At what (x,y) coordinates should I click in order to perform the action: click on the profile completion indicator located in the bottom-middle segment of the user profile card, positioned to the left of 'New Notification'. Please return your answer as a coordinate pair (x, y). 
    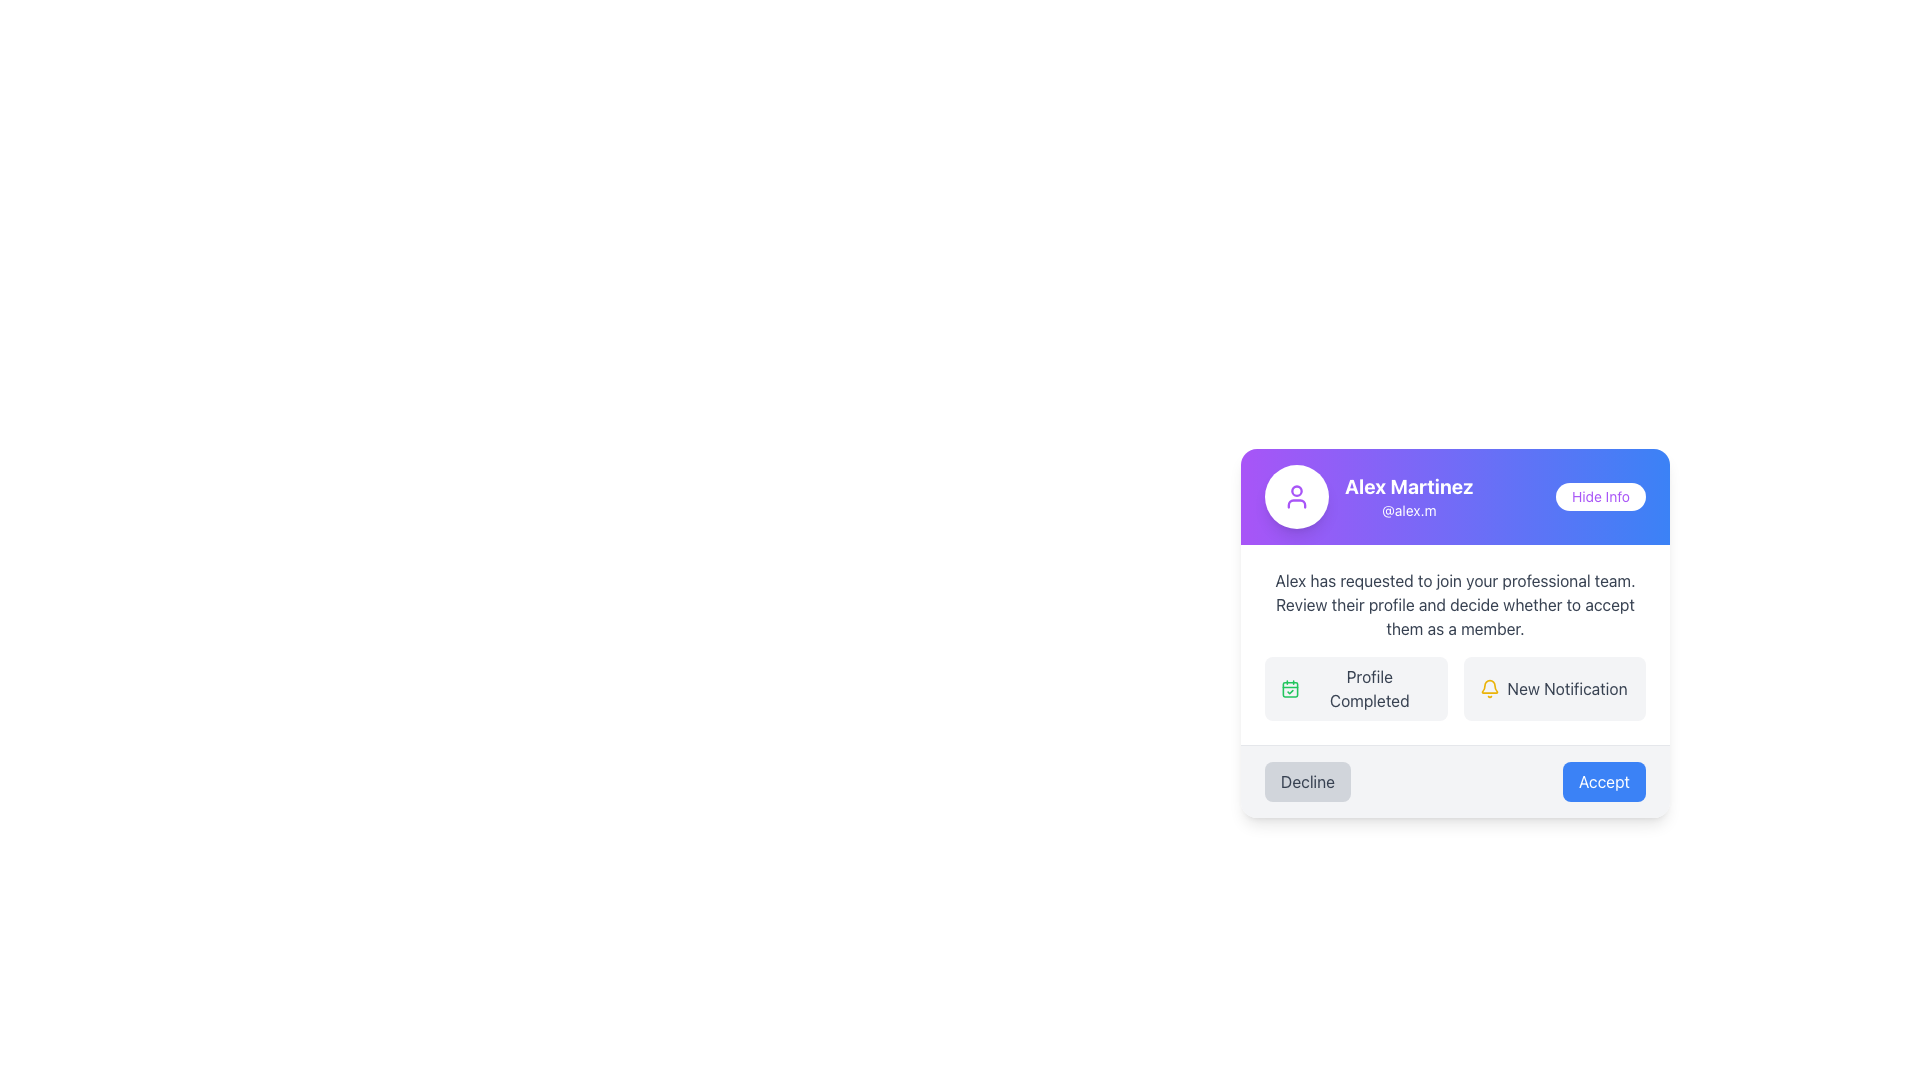
    Looking at the image, I should click on (1356, 688).